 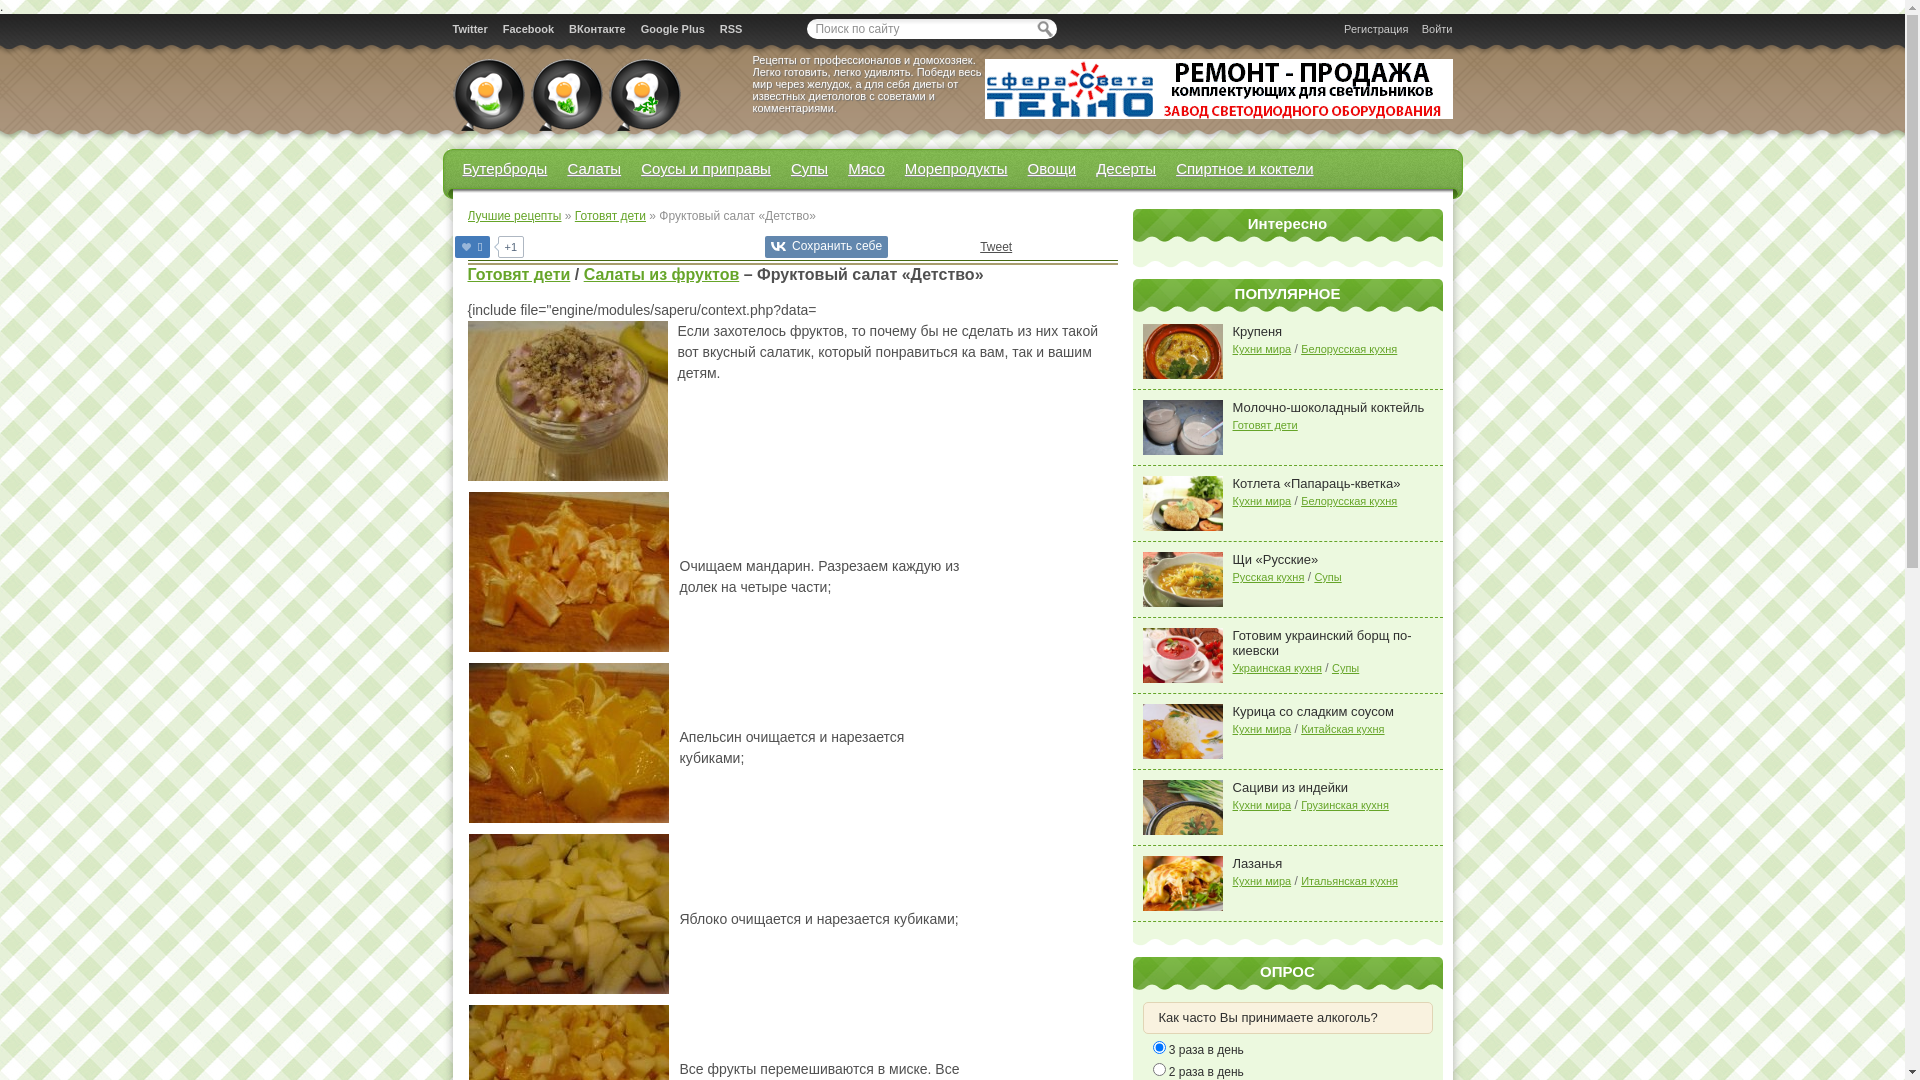 What do you see at coordinates (468, 29) in the screenshot?
I see `'Twitter'` at bounding box center [468, 29].